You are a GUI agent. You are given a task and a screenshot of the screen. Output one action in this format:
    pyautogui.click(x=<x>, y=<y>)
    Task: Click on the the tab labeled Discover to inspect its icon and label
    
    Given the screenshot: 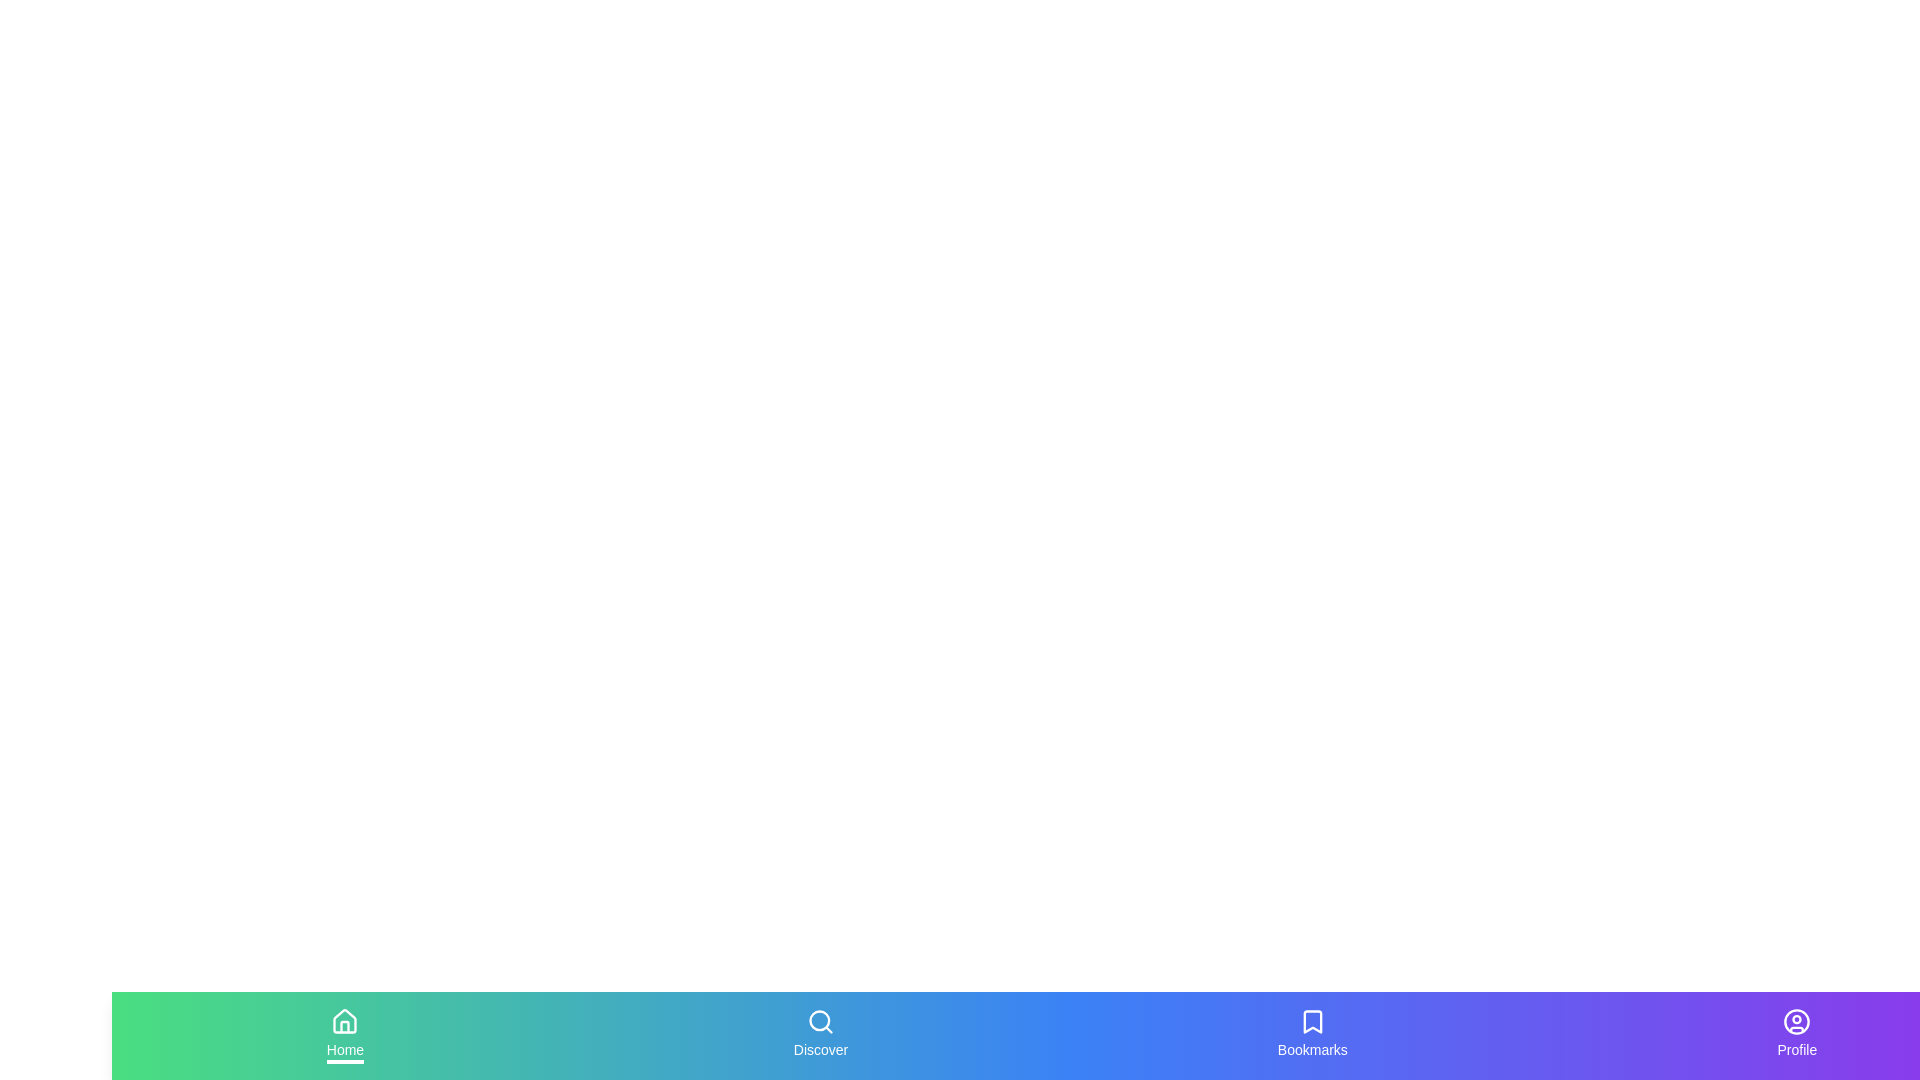 What is the action you would take?
    pyautogui.click(x=820, y=1035)
    